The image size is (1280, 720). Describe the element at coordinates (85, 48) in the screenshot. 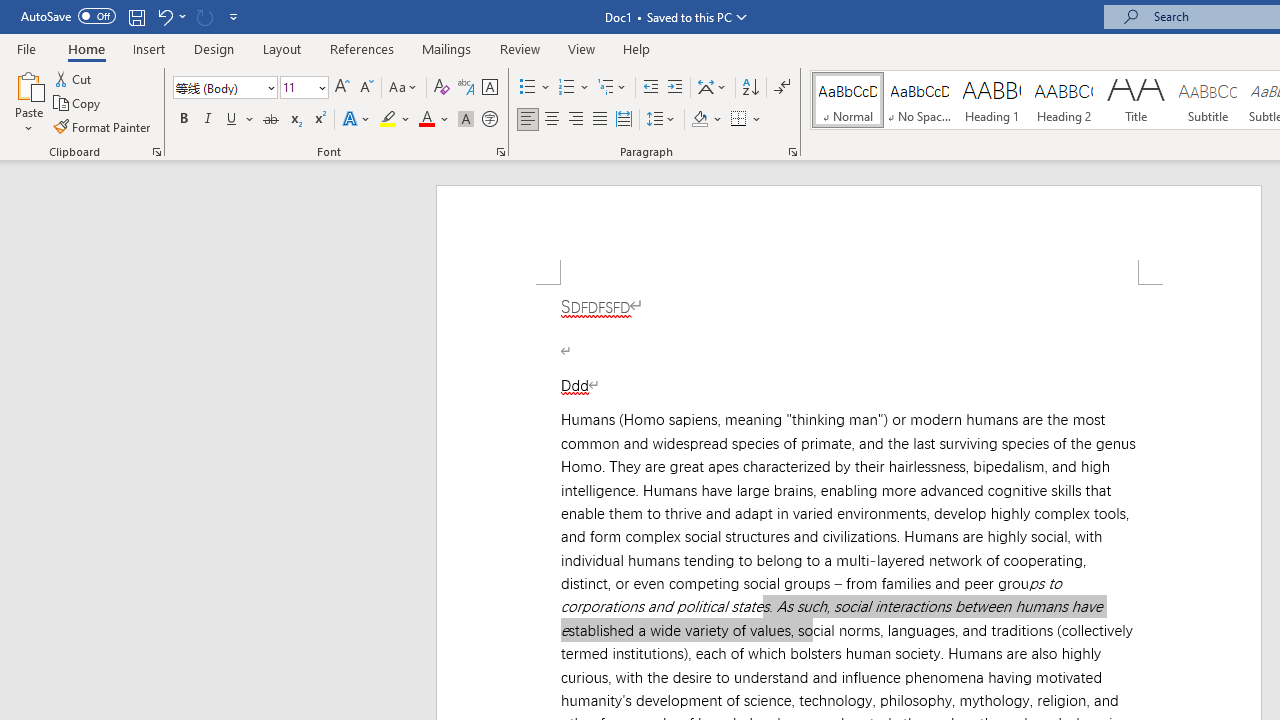

I see `'Home'` at that location.